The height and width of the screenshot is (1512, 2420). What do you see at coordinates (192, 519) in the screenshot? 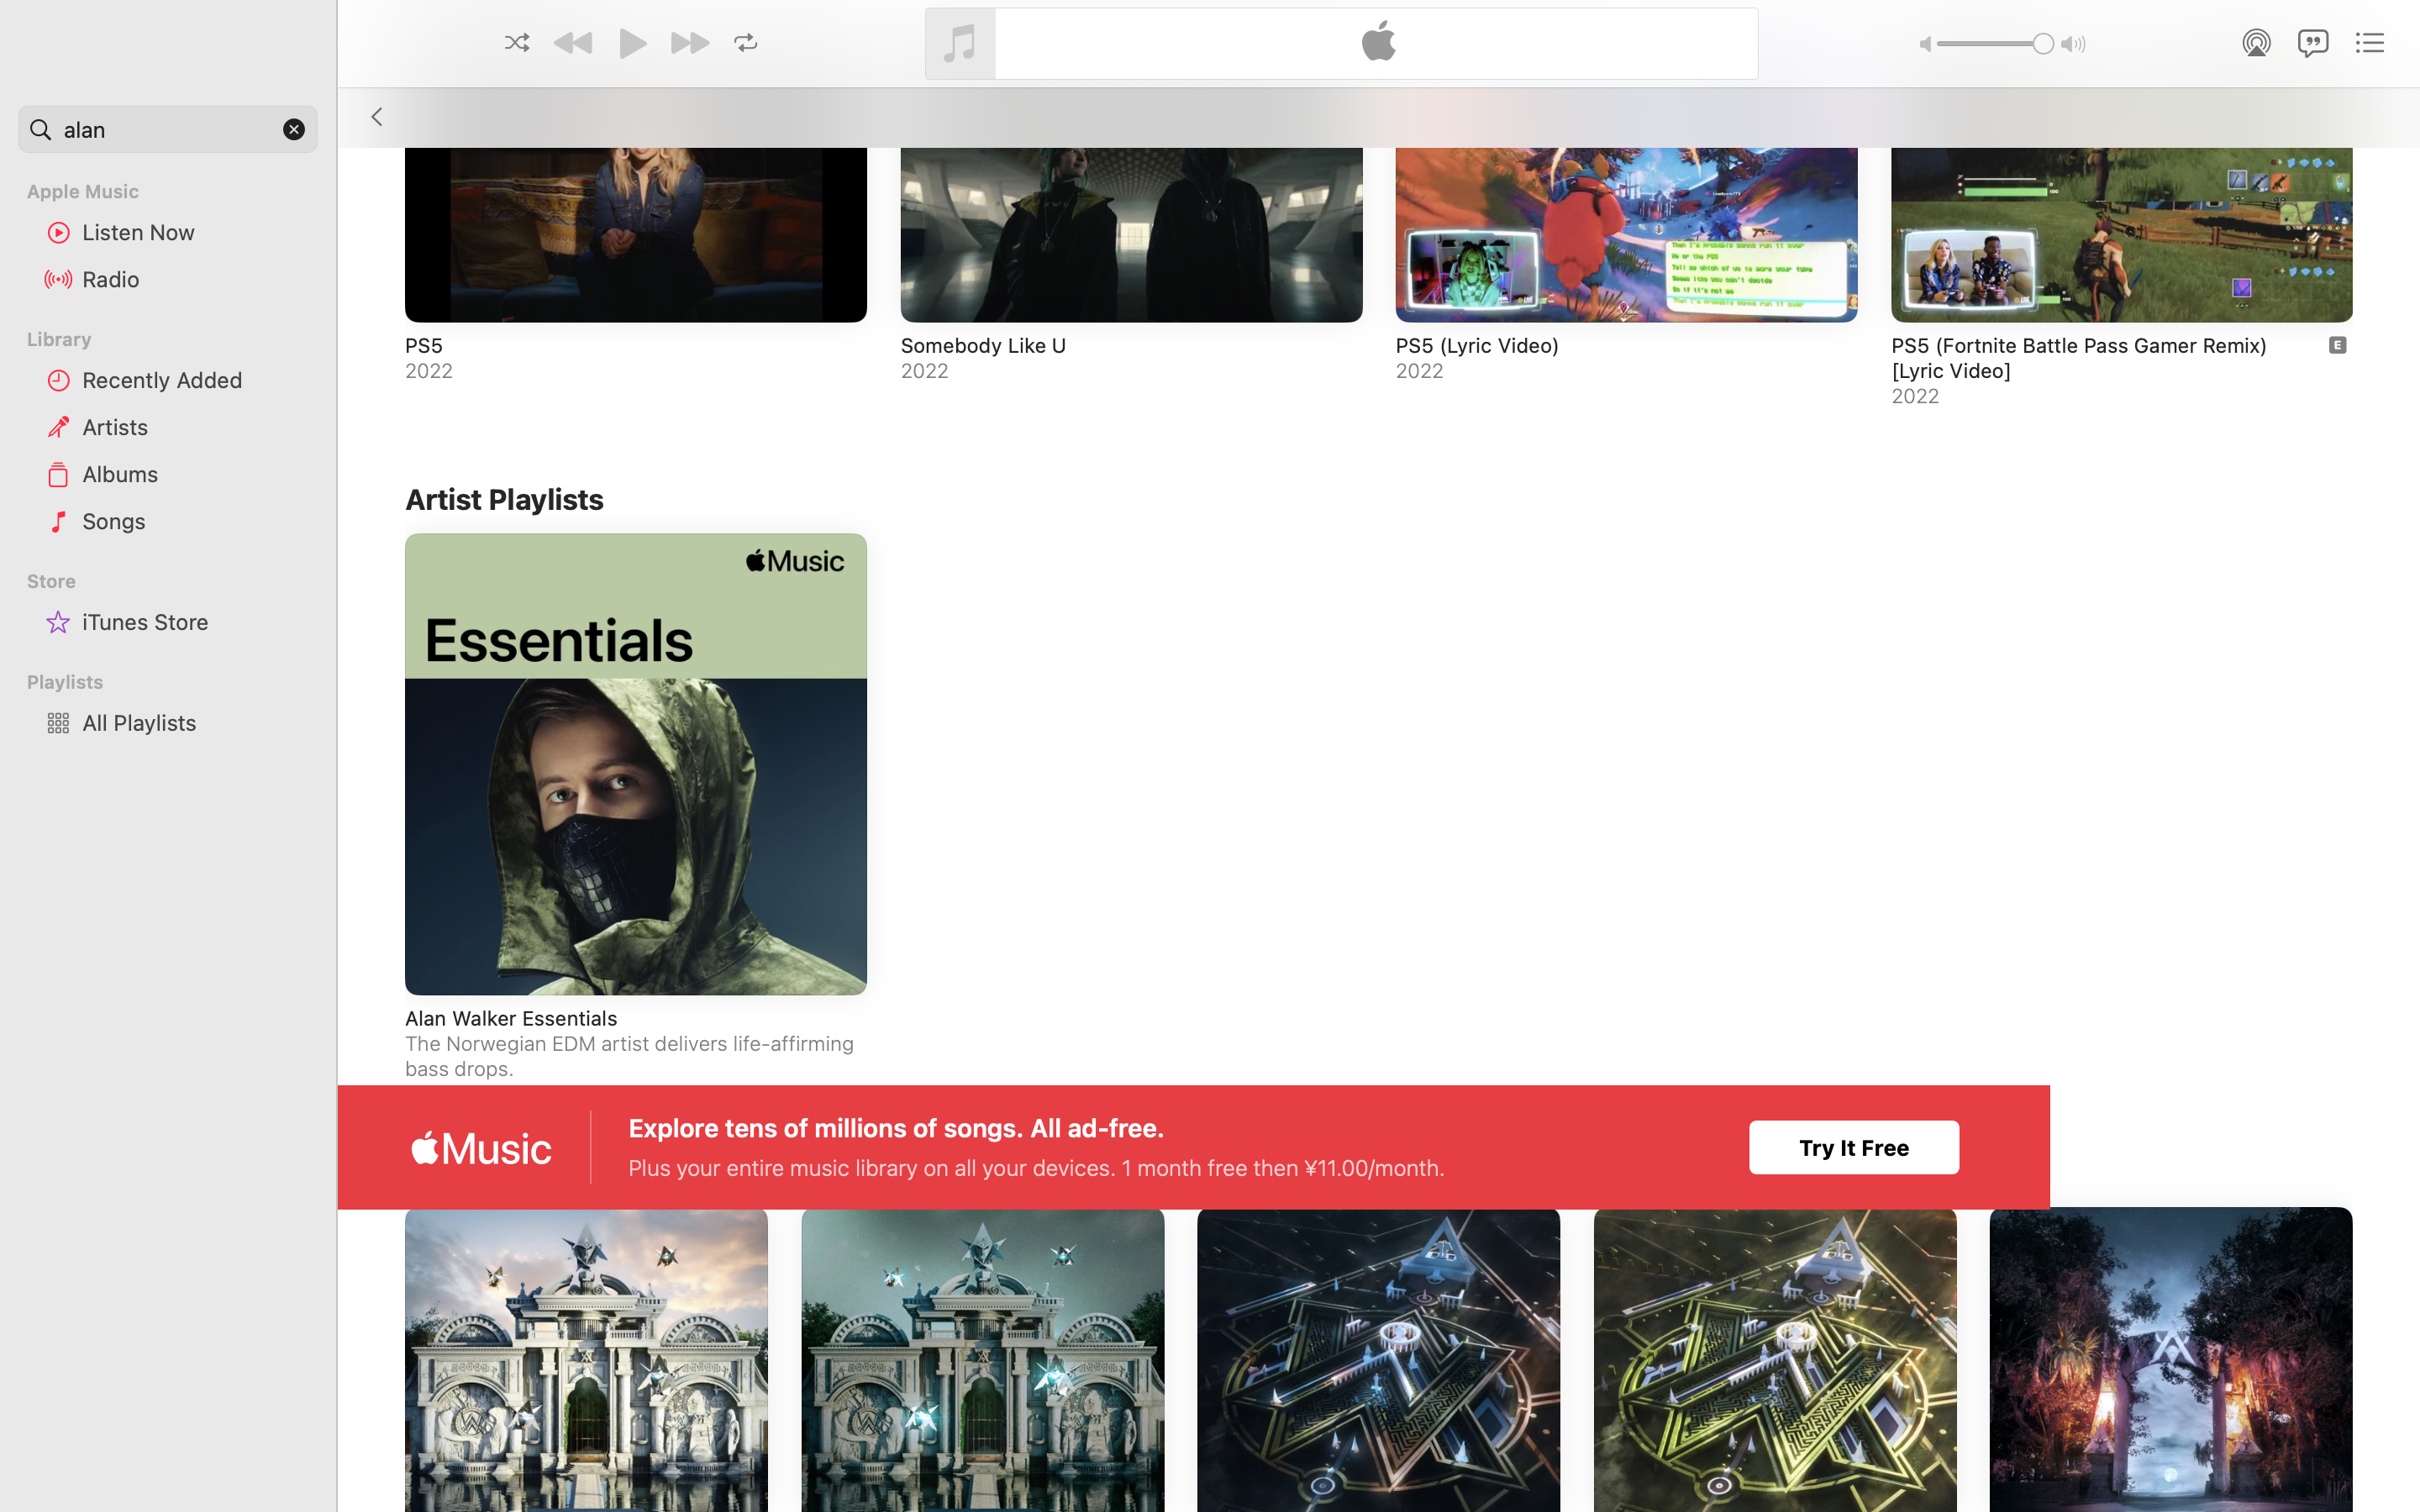
I see `'Songs'` at bounding box center [192, 519].